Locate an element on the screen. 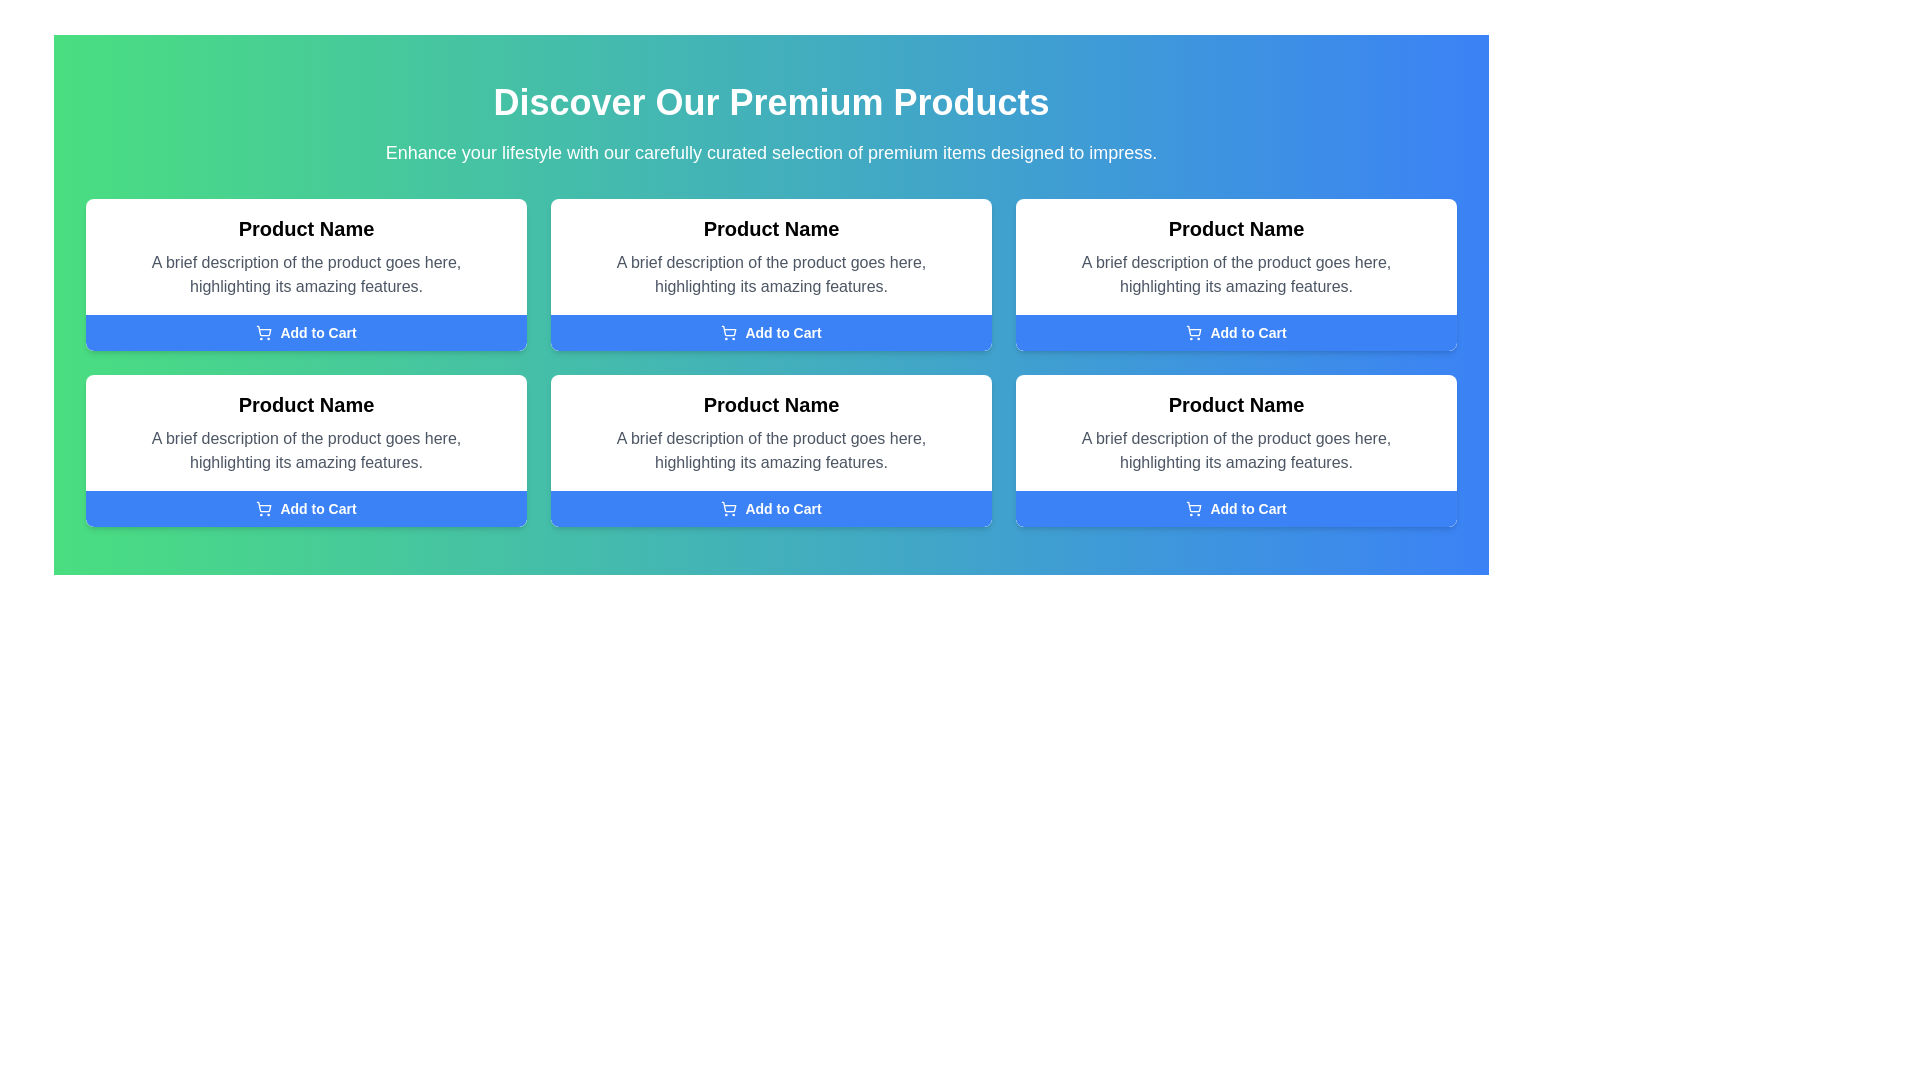 The image size is (1920, 1080). the 'Add to Cart' button located at the bottom of the card layout in the top left corner is located at coordinates (305, 331).